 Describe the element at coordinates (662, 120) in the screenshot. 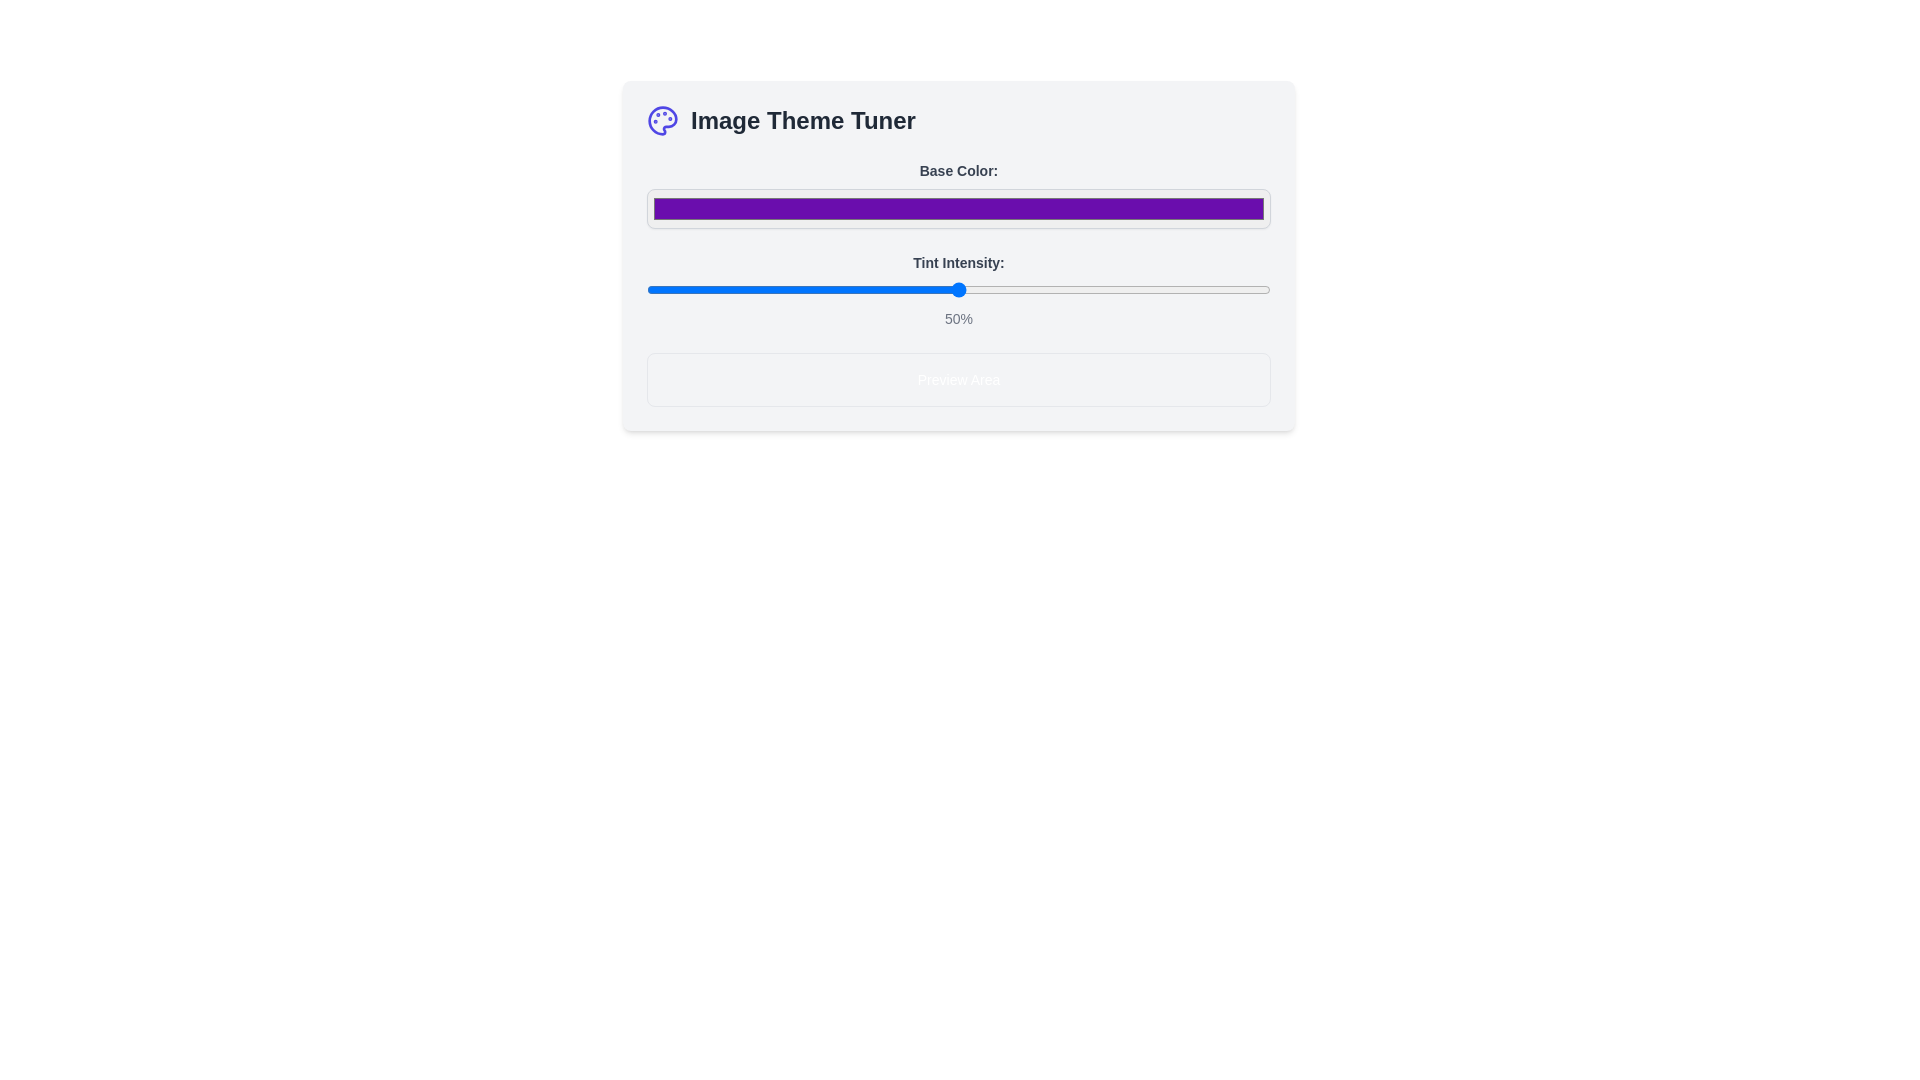

I see `the palette graphic icon located` at that location.